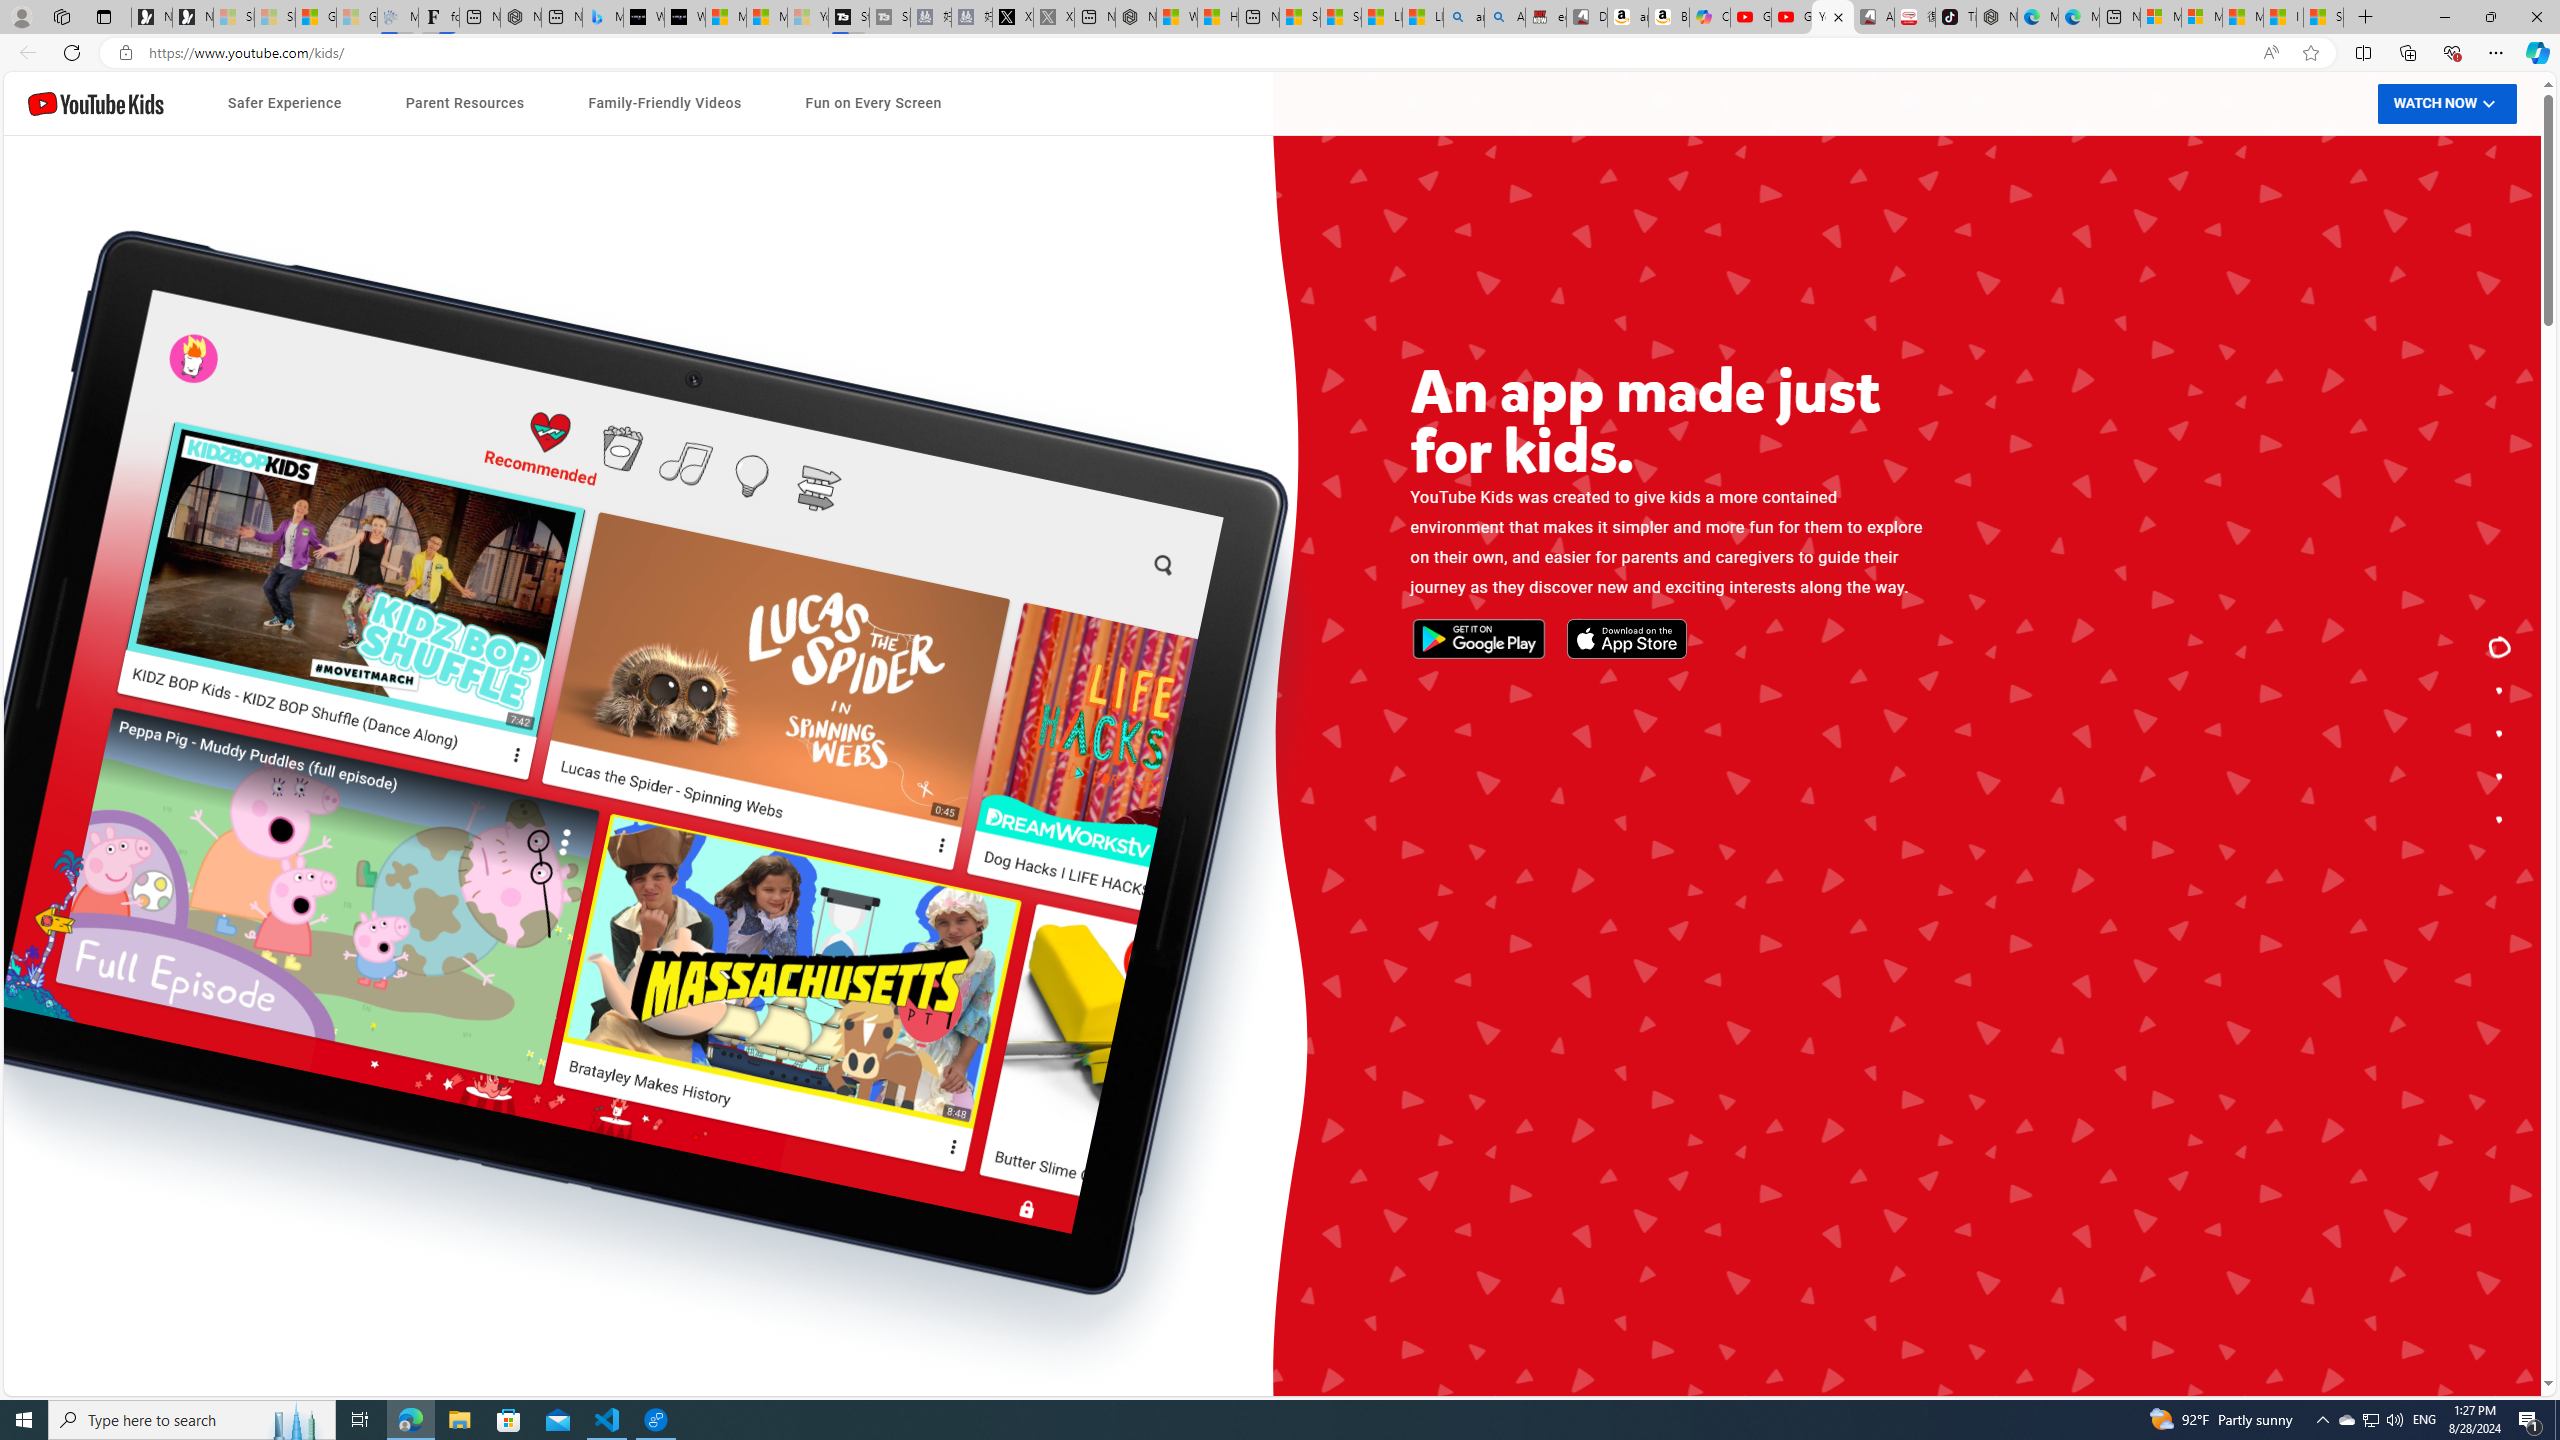 The height and width of the screenshot is (1440, 2560). Describe the element at coordinates (1504, 16) in the screenshot. I see `'Amazon Echo Dot PNG - Search Images'` at that location.